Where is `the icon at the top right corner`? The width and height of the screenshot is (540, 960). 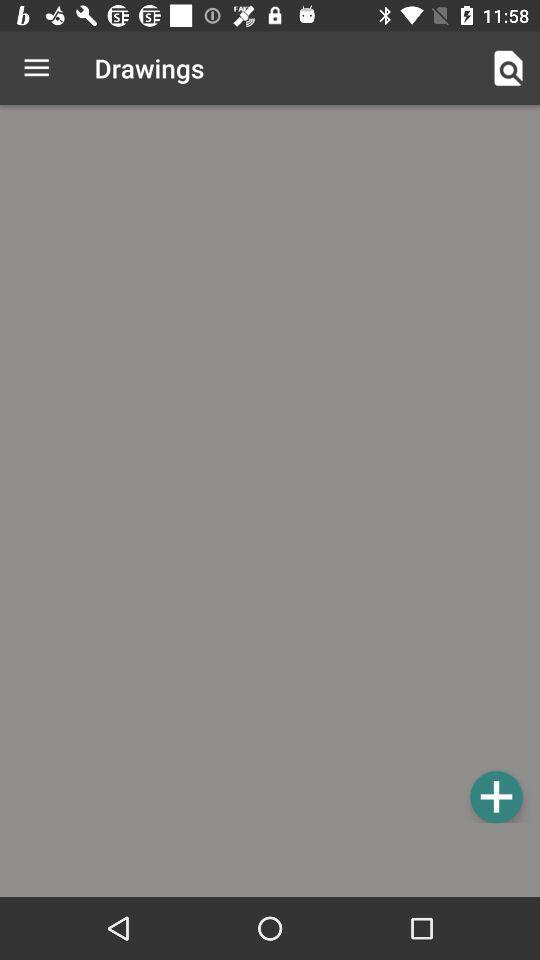 the icon at the top right corner is located at coordinates (508, 68).